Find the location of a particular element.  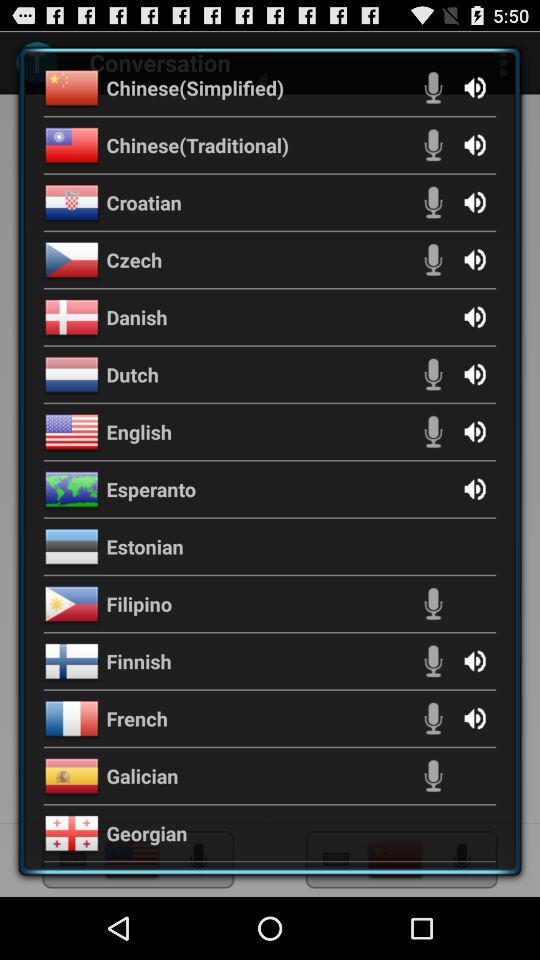

finnish item is located at coordinates (138, 661).